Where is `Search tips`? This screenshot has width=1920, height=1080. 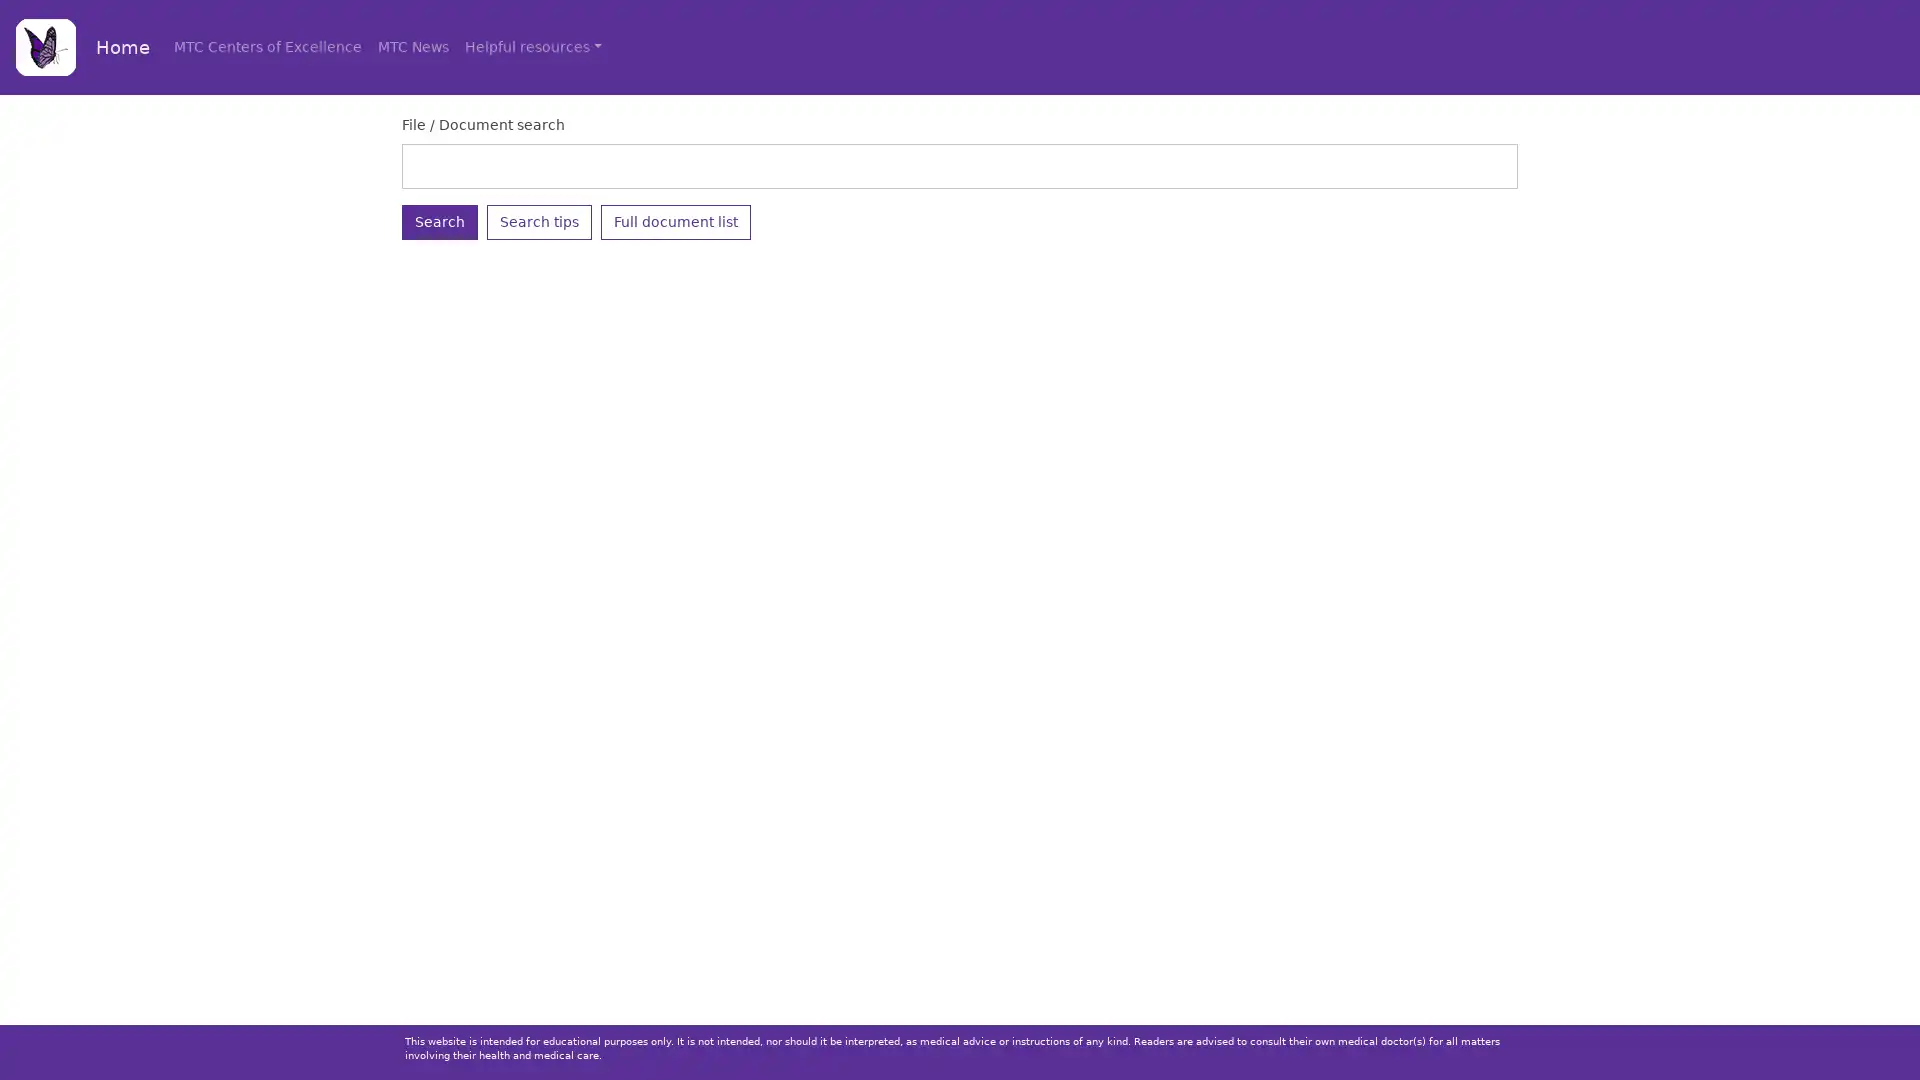 Search tips is located at coordinates (539, 221).